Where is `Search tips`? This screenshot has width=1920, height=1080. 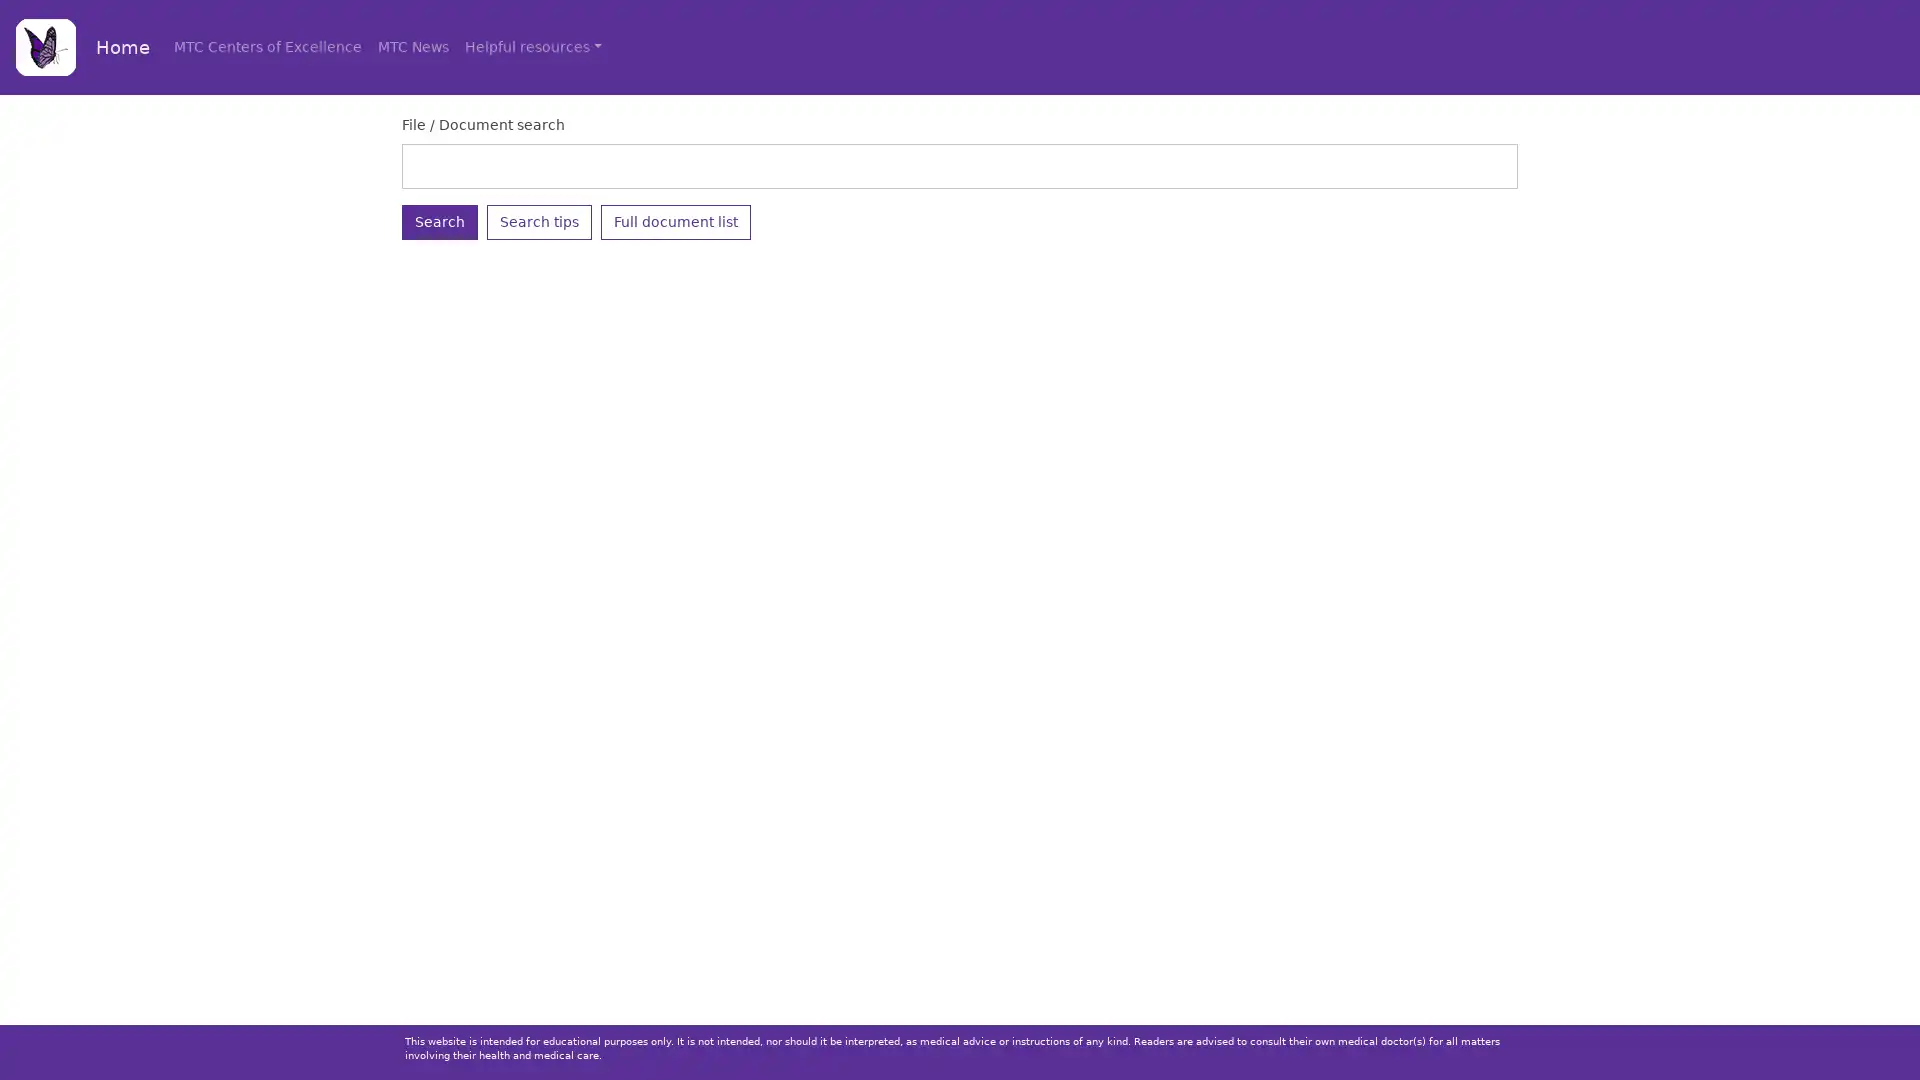 Search tips is located at coordinates (539, 221).